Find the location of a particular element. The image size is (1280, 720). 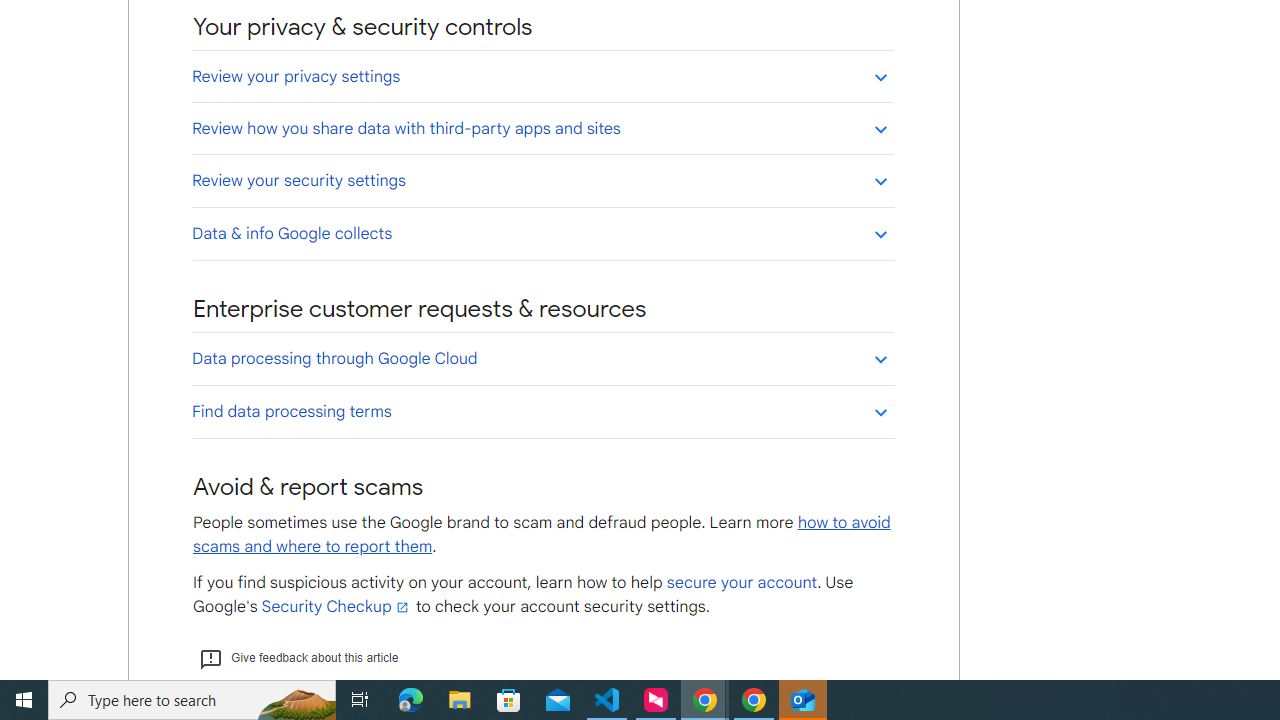

'secure your account' is located at coordinates (740, 583).